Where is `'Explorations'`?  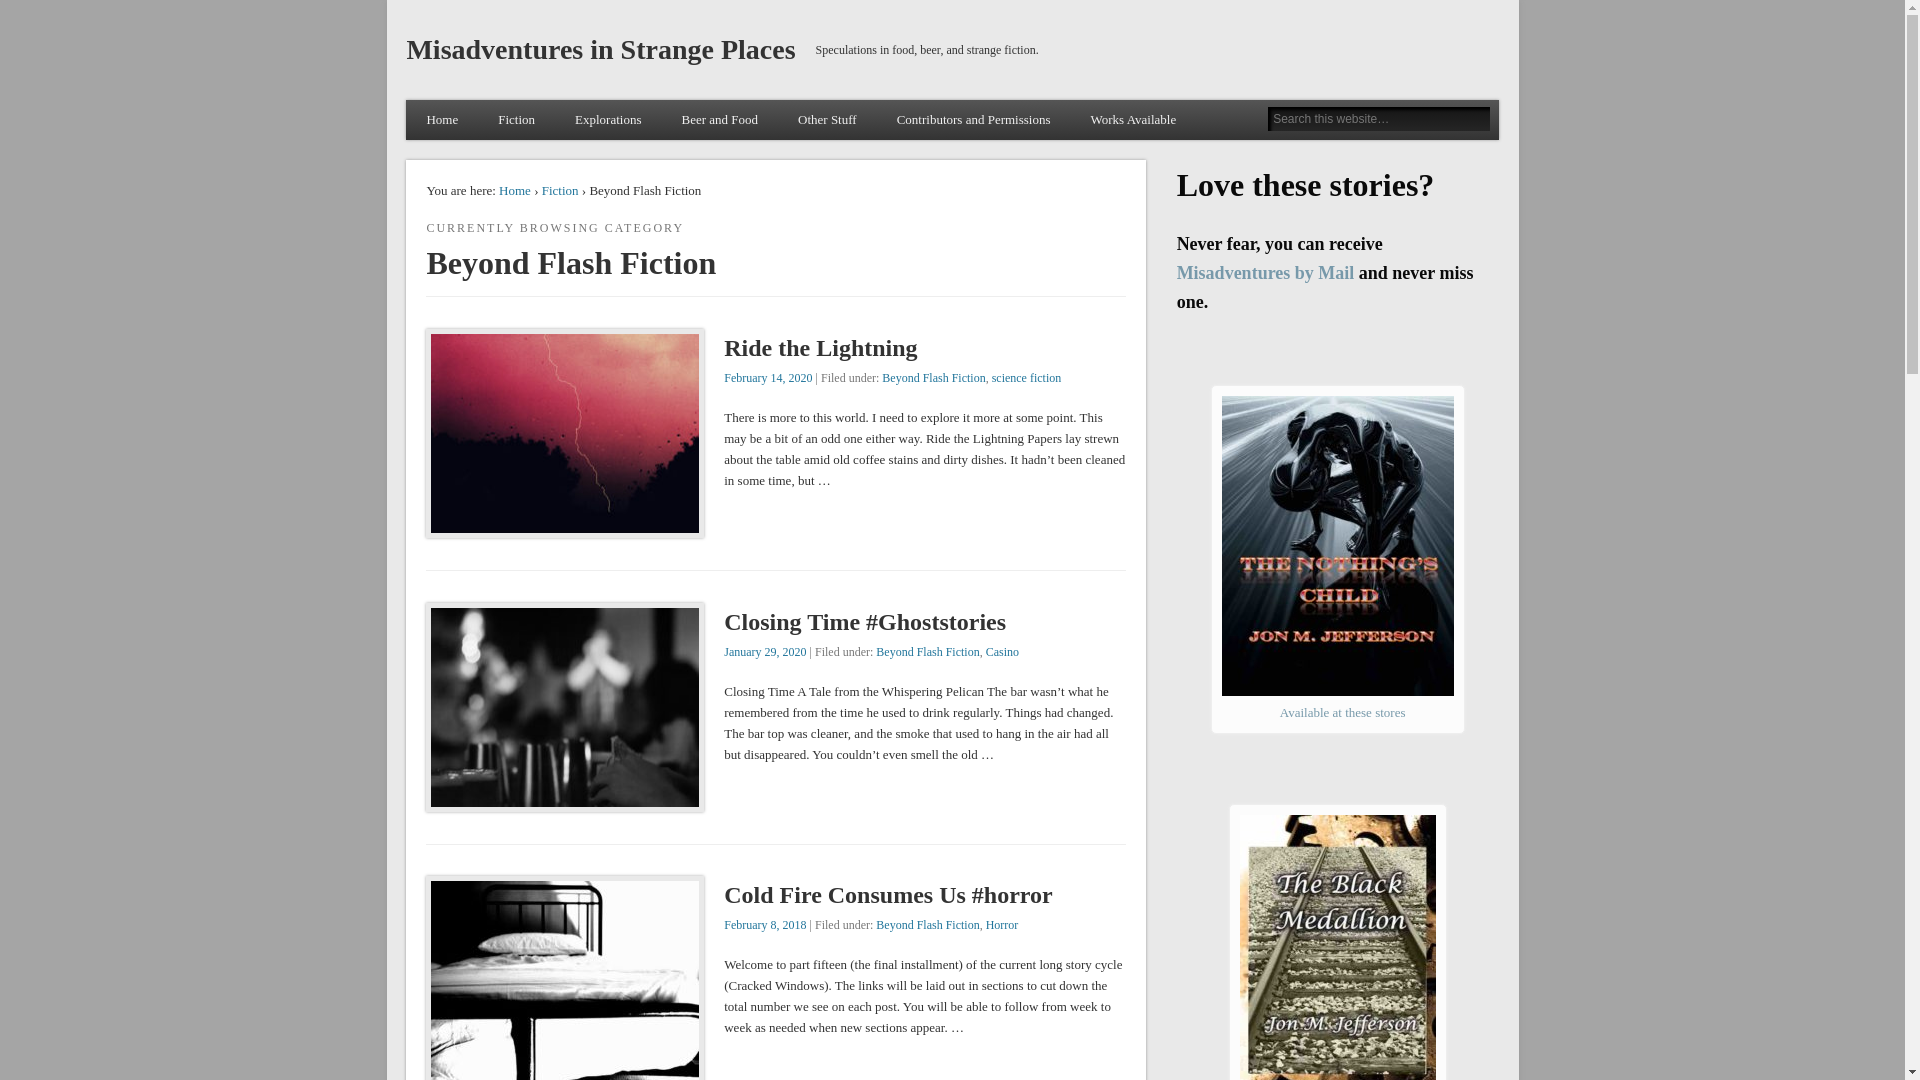
'Explorations' is located at coordinates (607, 119).